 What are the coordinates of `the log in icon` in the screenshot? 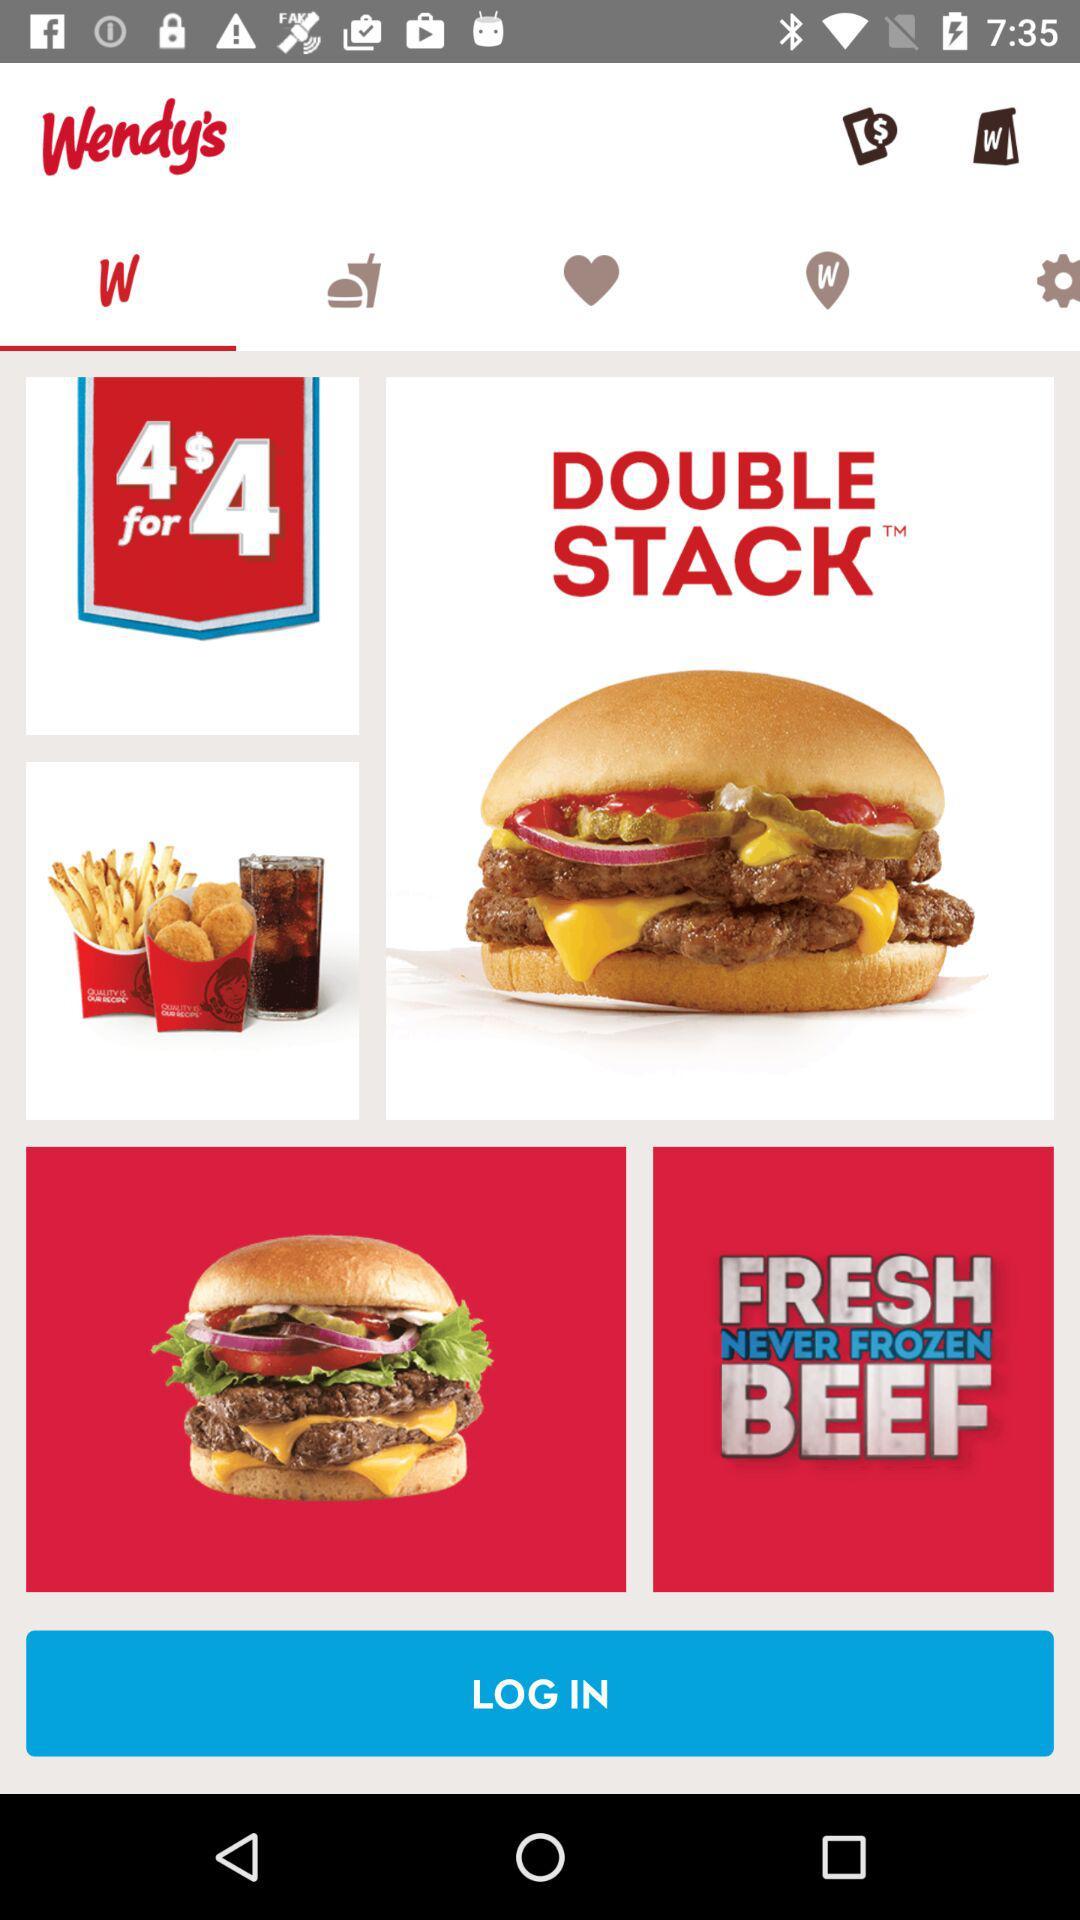 It's located at (540, 1692).